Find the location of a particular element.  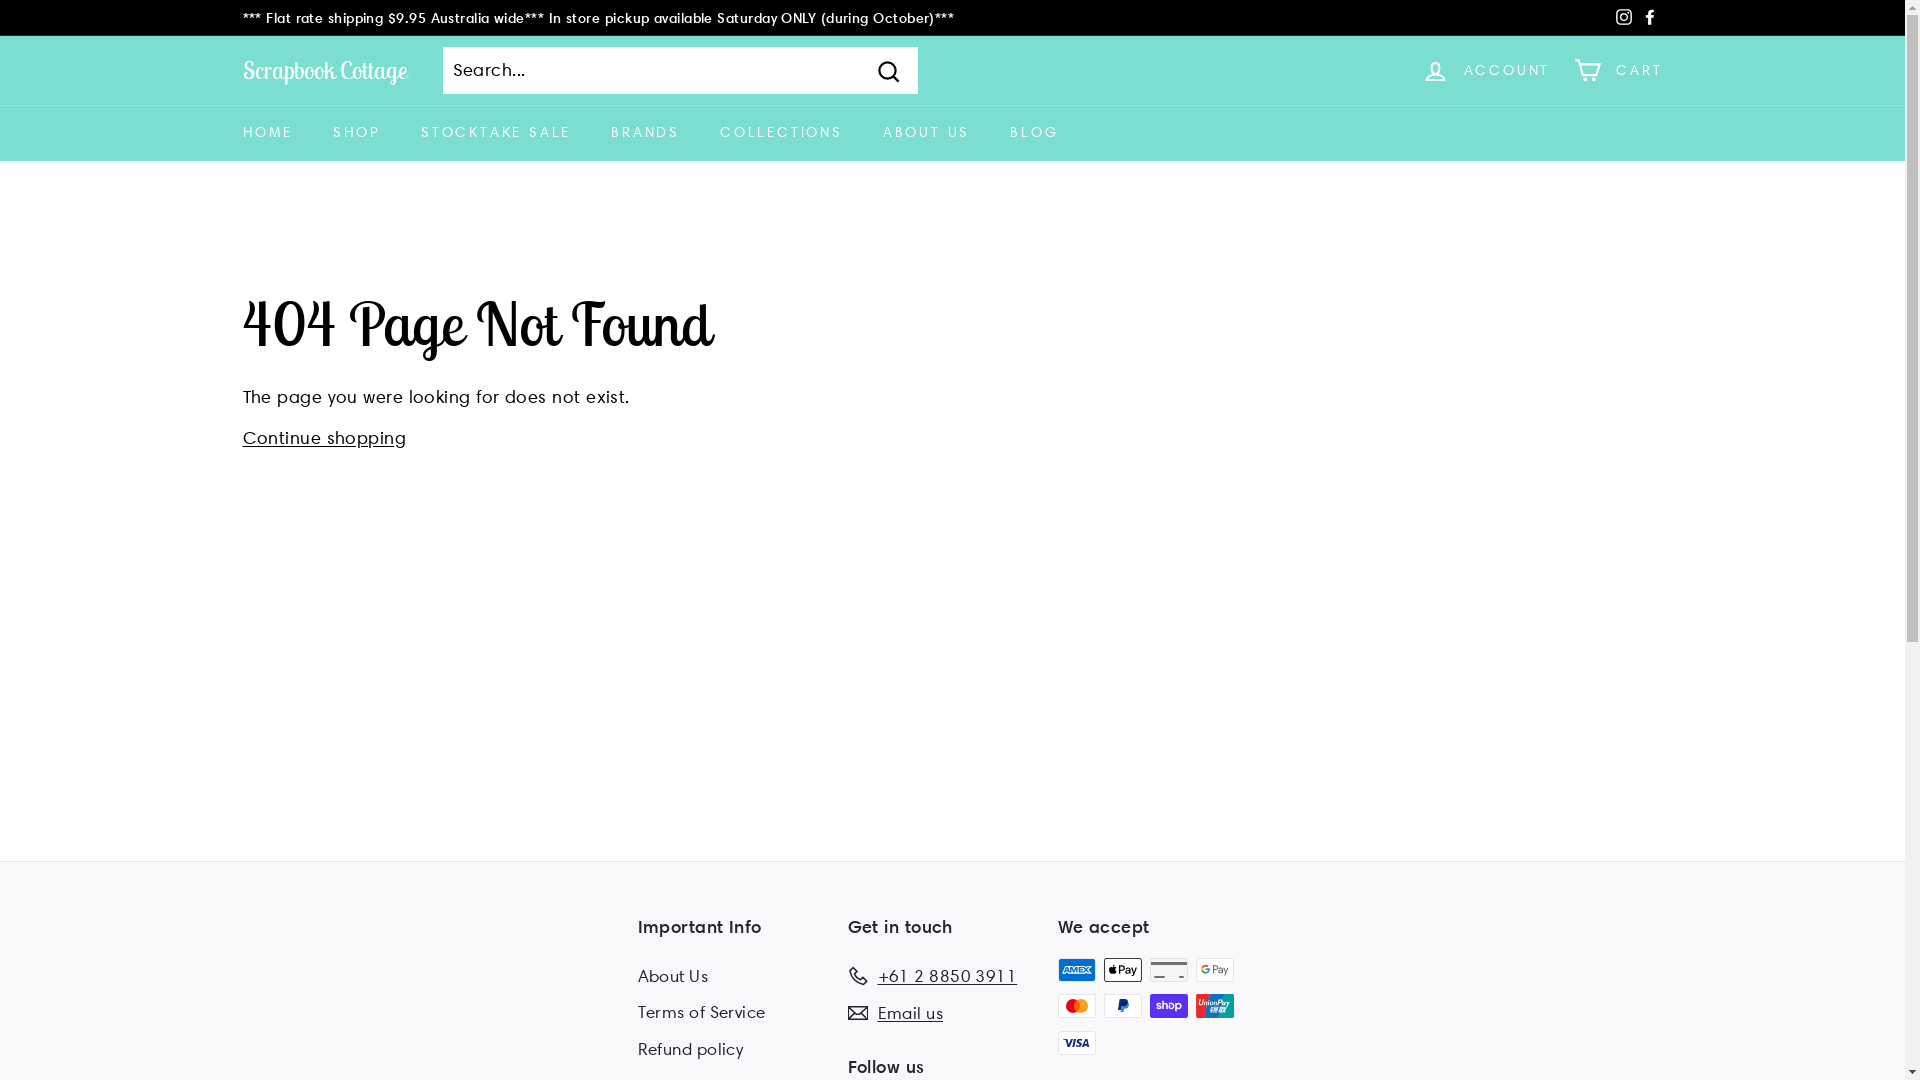

'Scrapbook Cottage' is located at coordinates (324, 68).